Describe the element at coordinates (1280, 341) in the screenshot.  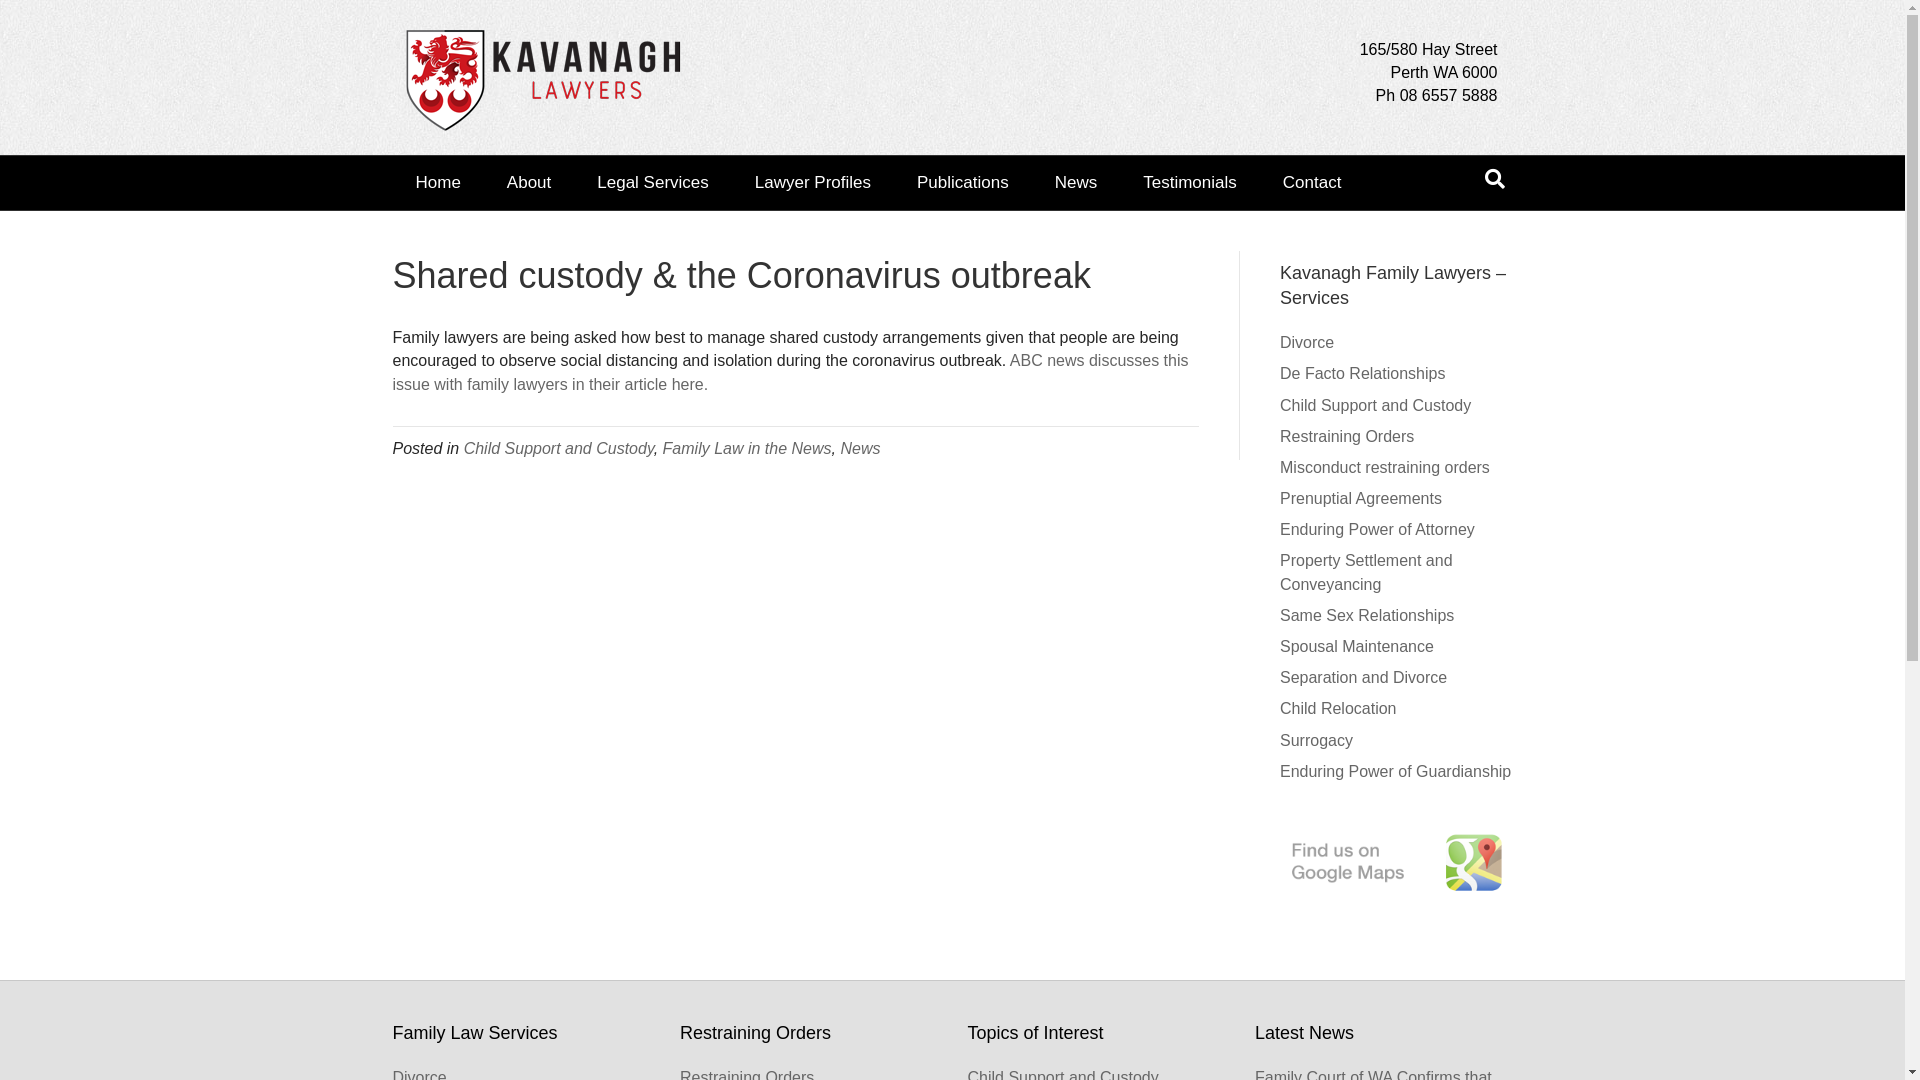
I see `'Divorce'` at that location.